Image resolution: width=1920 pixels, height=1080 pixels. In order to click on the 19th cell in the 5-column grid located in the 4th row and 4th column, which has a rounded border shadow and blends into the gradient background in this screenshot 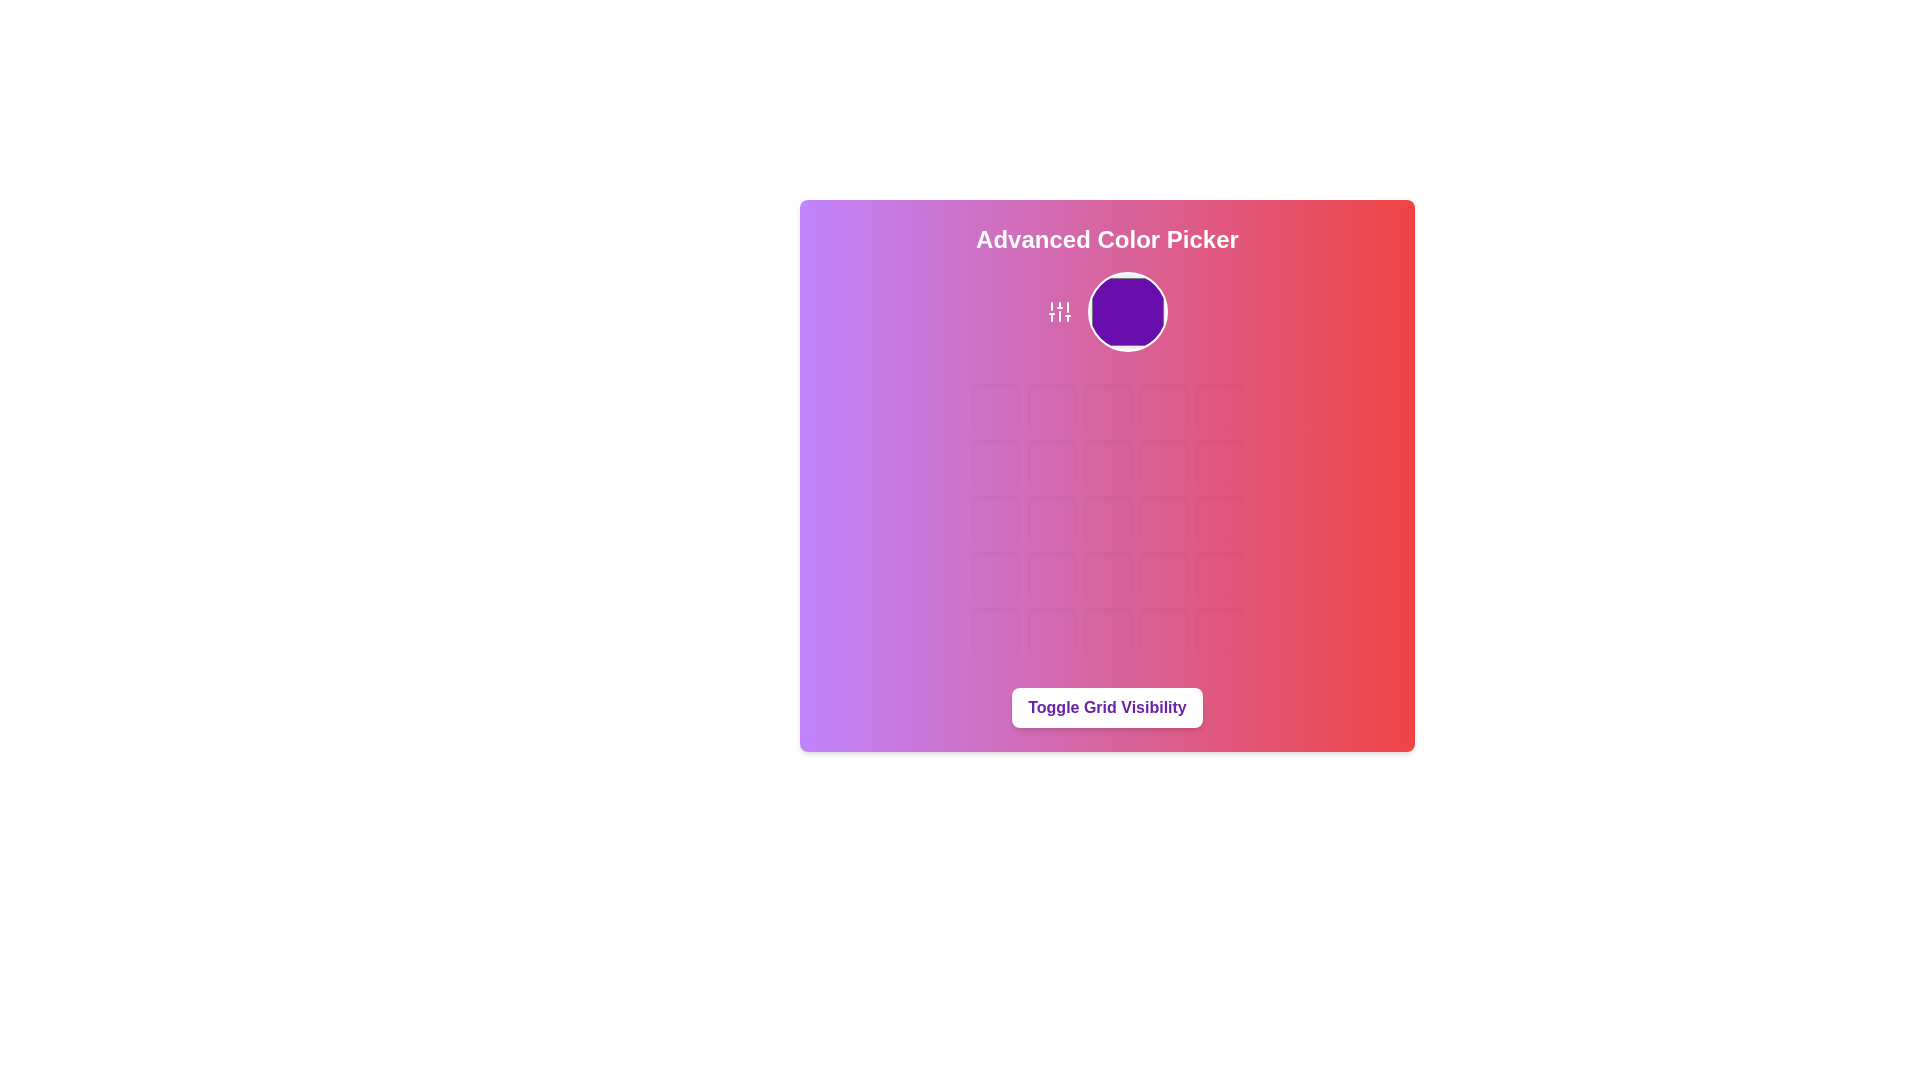, I will do `click(1163, 575)`.